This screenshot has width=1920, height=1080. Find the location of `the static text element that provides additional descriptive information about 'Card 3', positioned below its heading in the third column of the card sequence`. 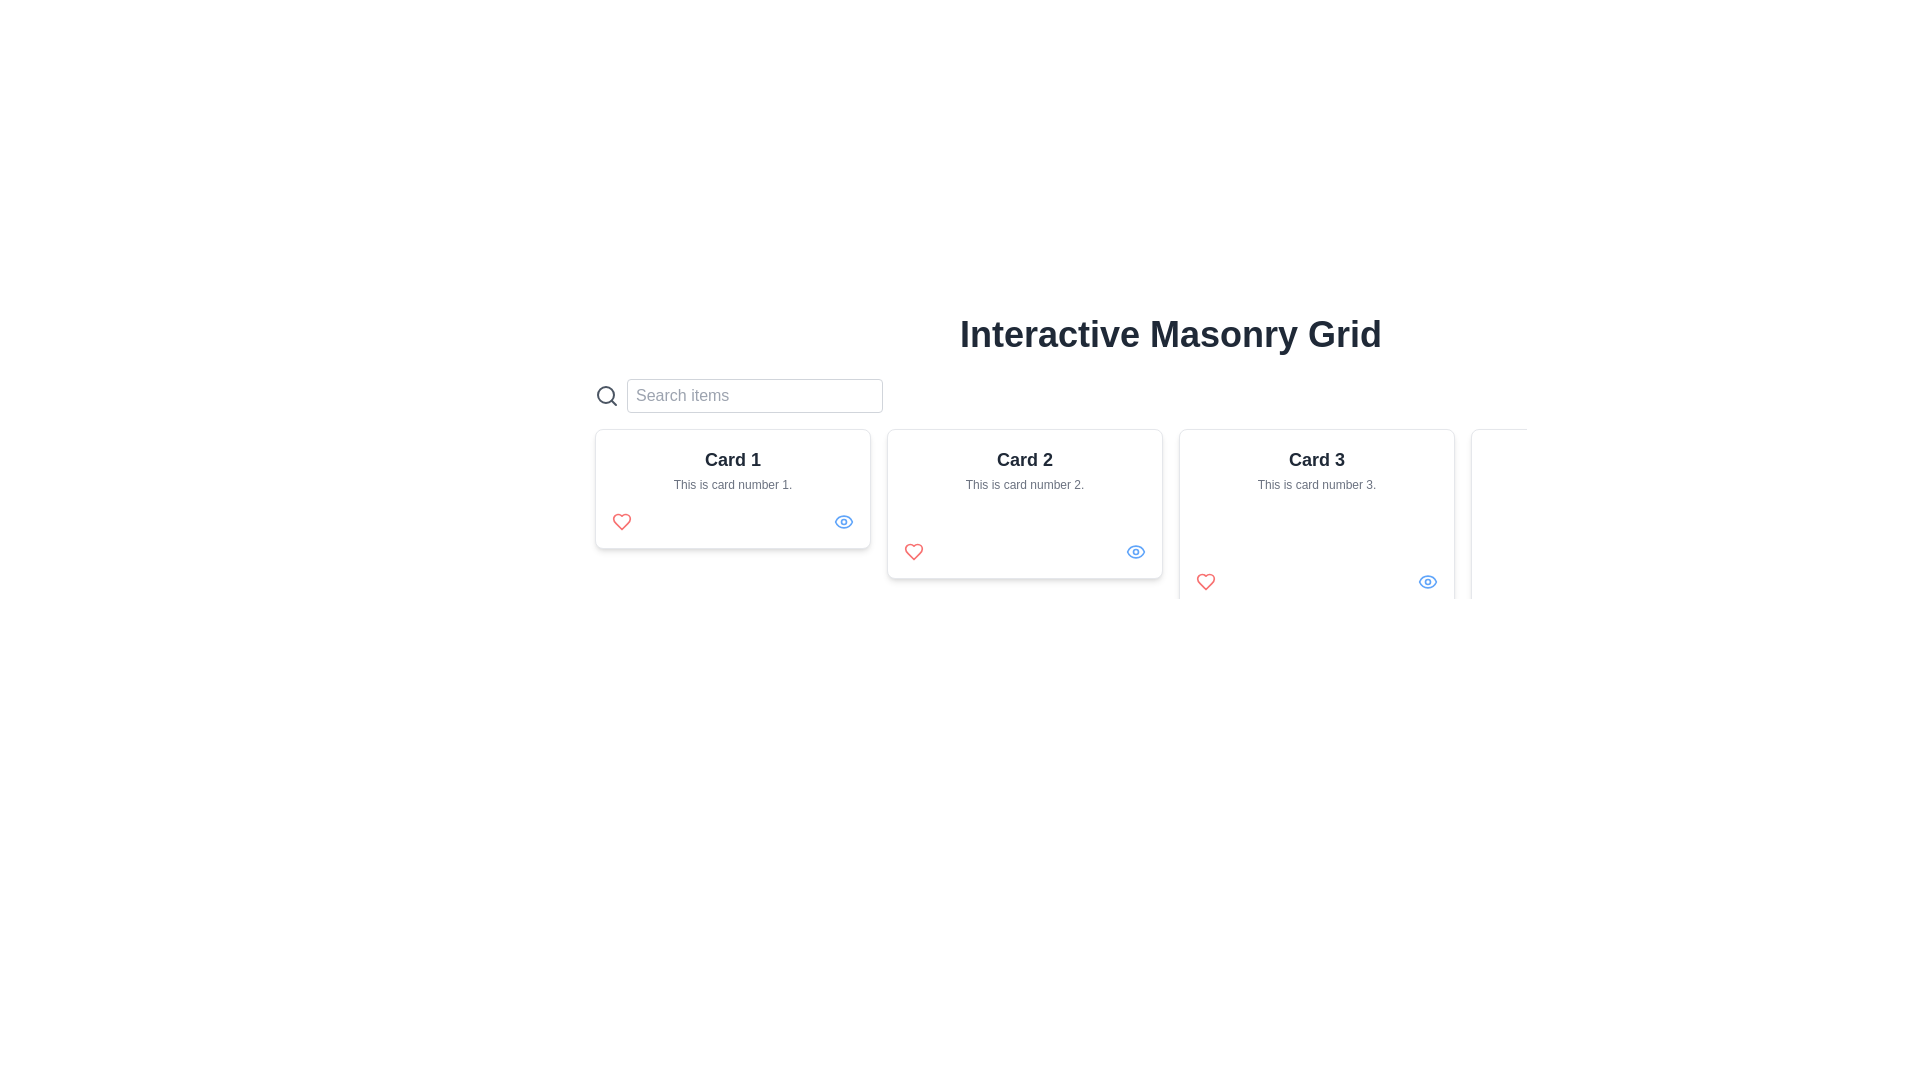

the static text element that provides additional descriptive information about 'Card 3', positioned below its heading in the third column of the card sequence is located at coordinates (1316, 485).